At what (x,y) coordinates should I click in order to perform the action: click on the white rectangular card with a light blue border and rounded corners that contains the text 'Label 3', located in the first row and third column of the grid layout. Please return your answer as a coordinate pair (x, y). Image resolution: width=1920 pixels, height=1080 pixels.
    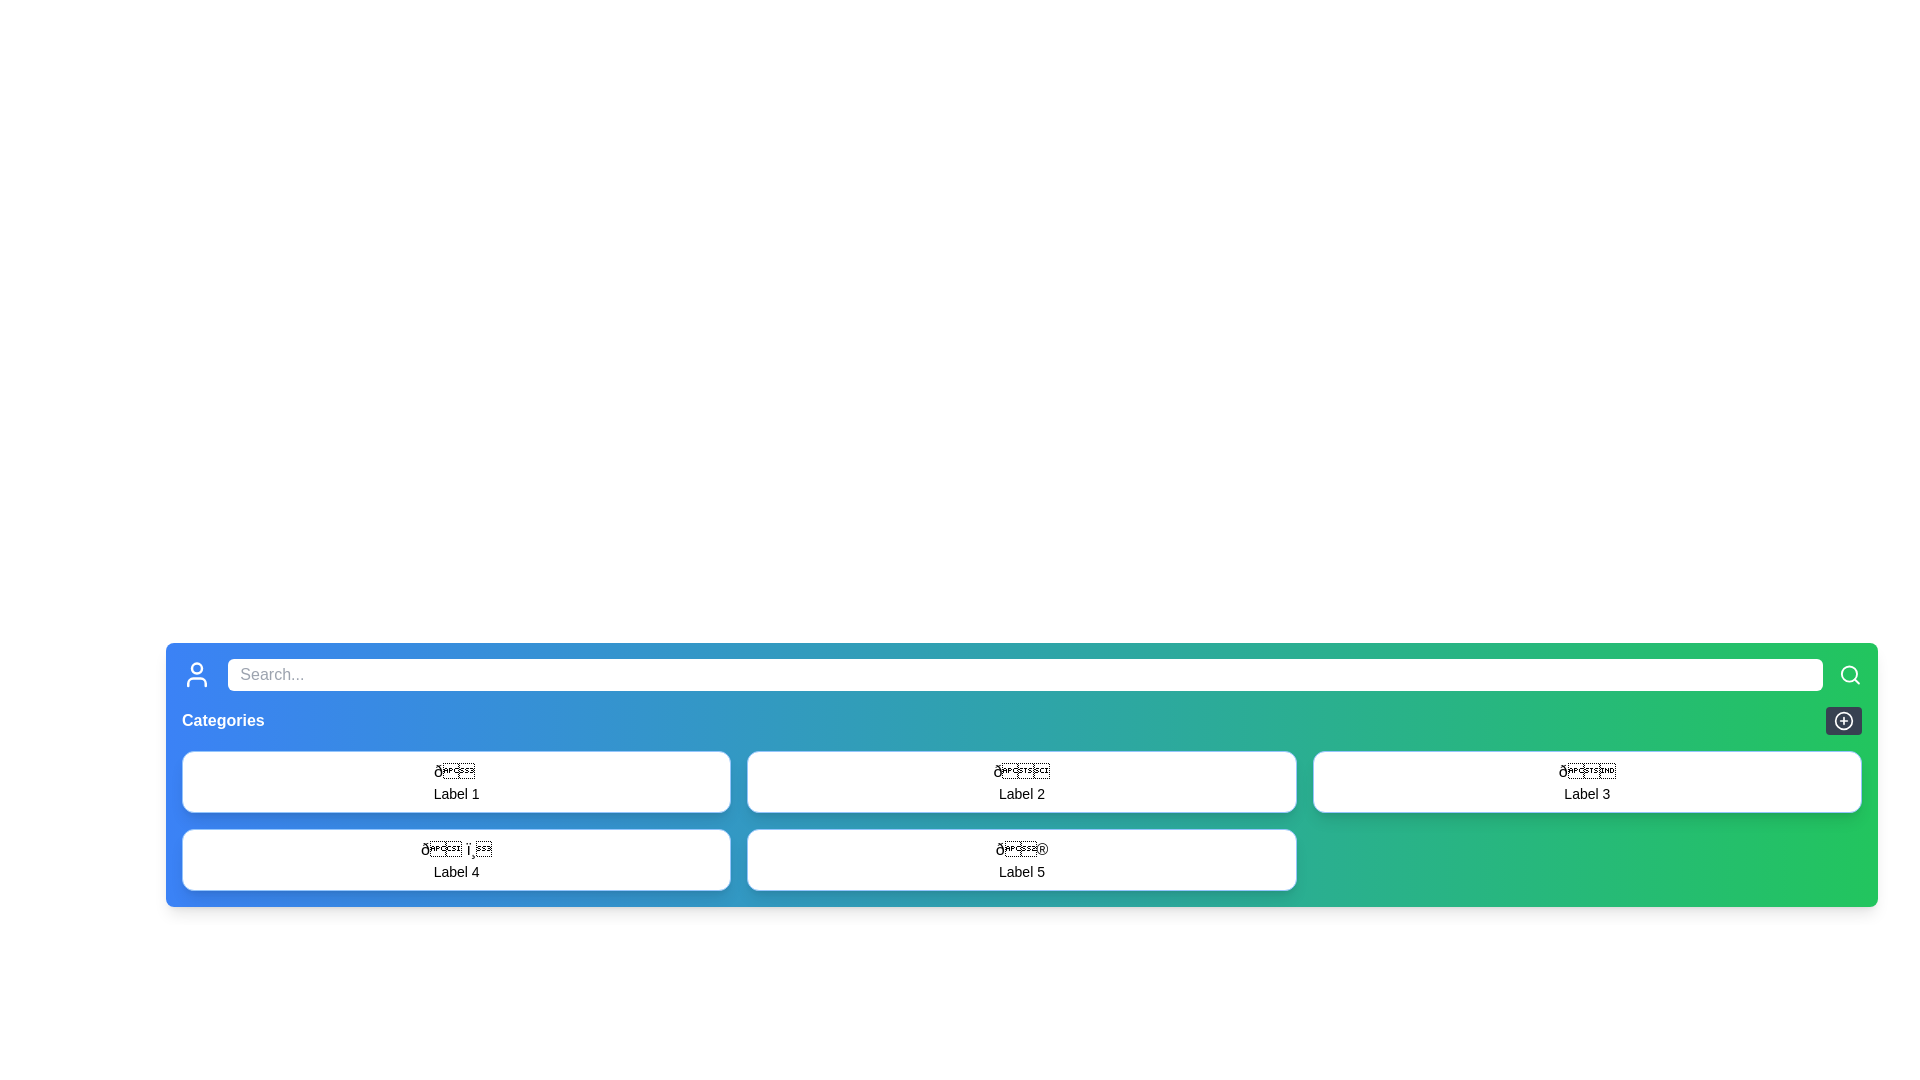
    Looking at the image, I should click on (1586, 781).